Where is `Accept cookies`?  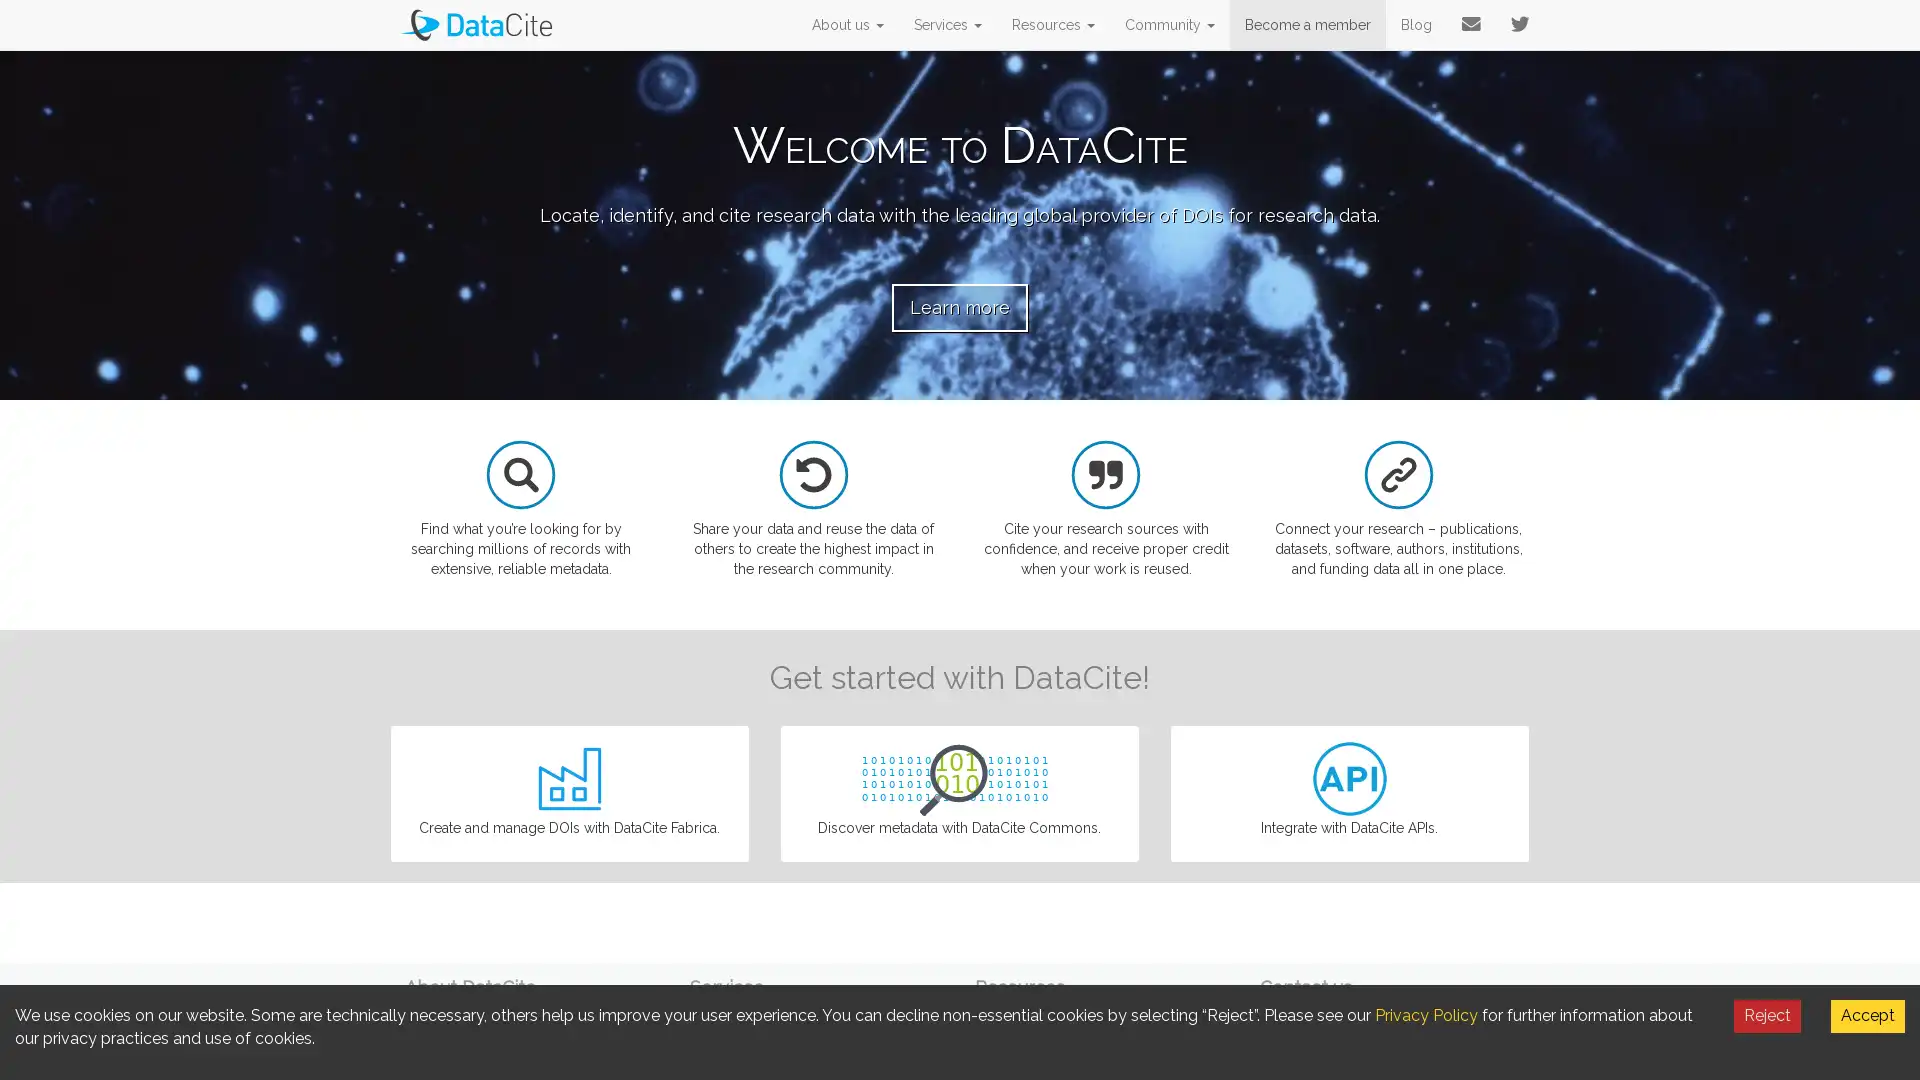
Accept cookies is located at coordinates (1866, 1015).